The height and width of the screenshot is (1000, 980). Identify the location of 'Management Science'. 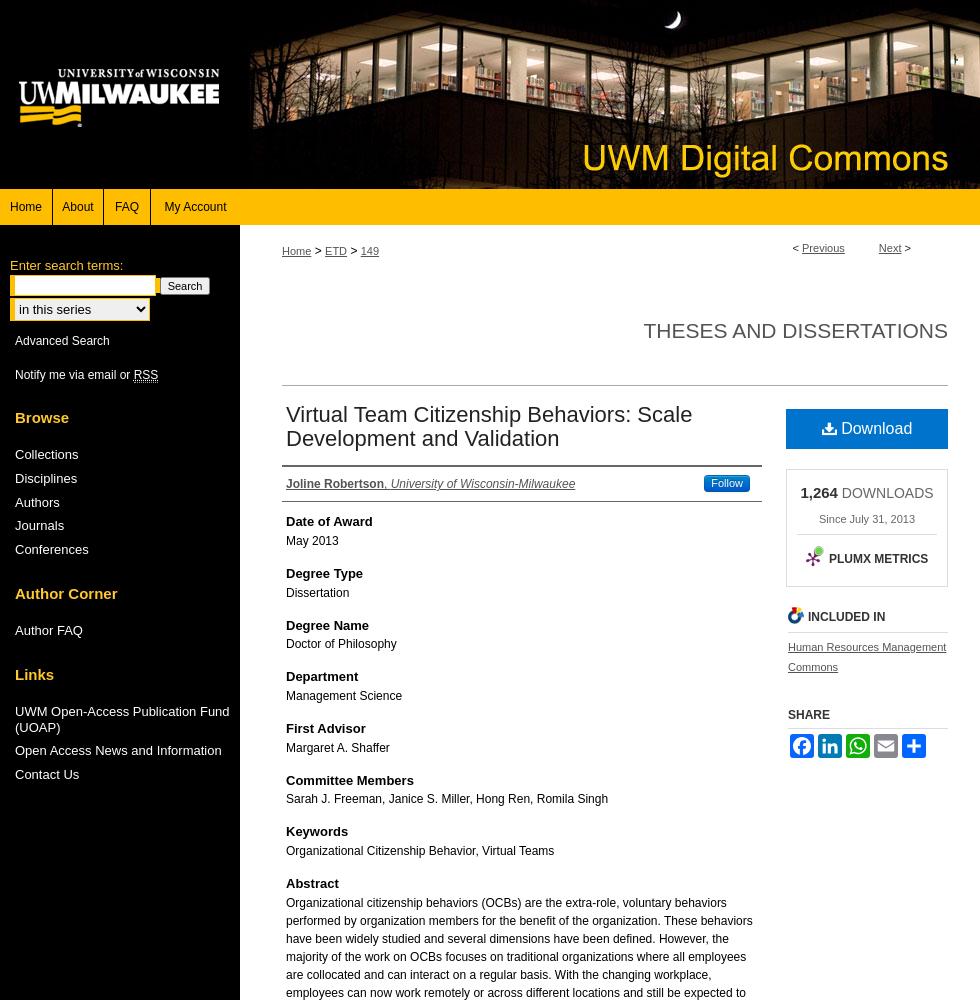
(343, 694).